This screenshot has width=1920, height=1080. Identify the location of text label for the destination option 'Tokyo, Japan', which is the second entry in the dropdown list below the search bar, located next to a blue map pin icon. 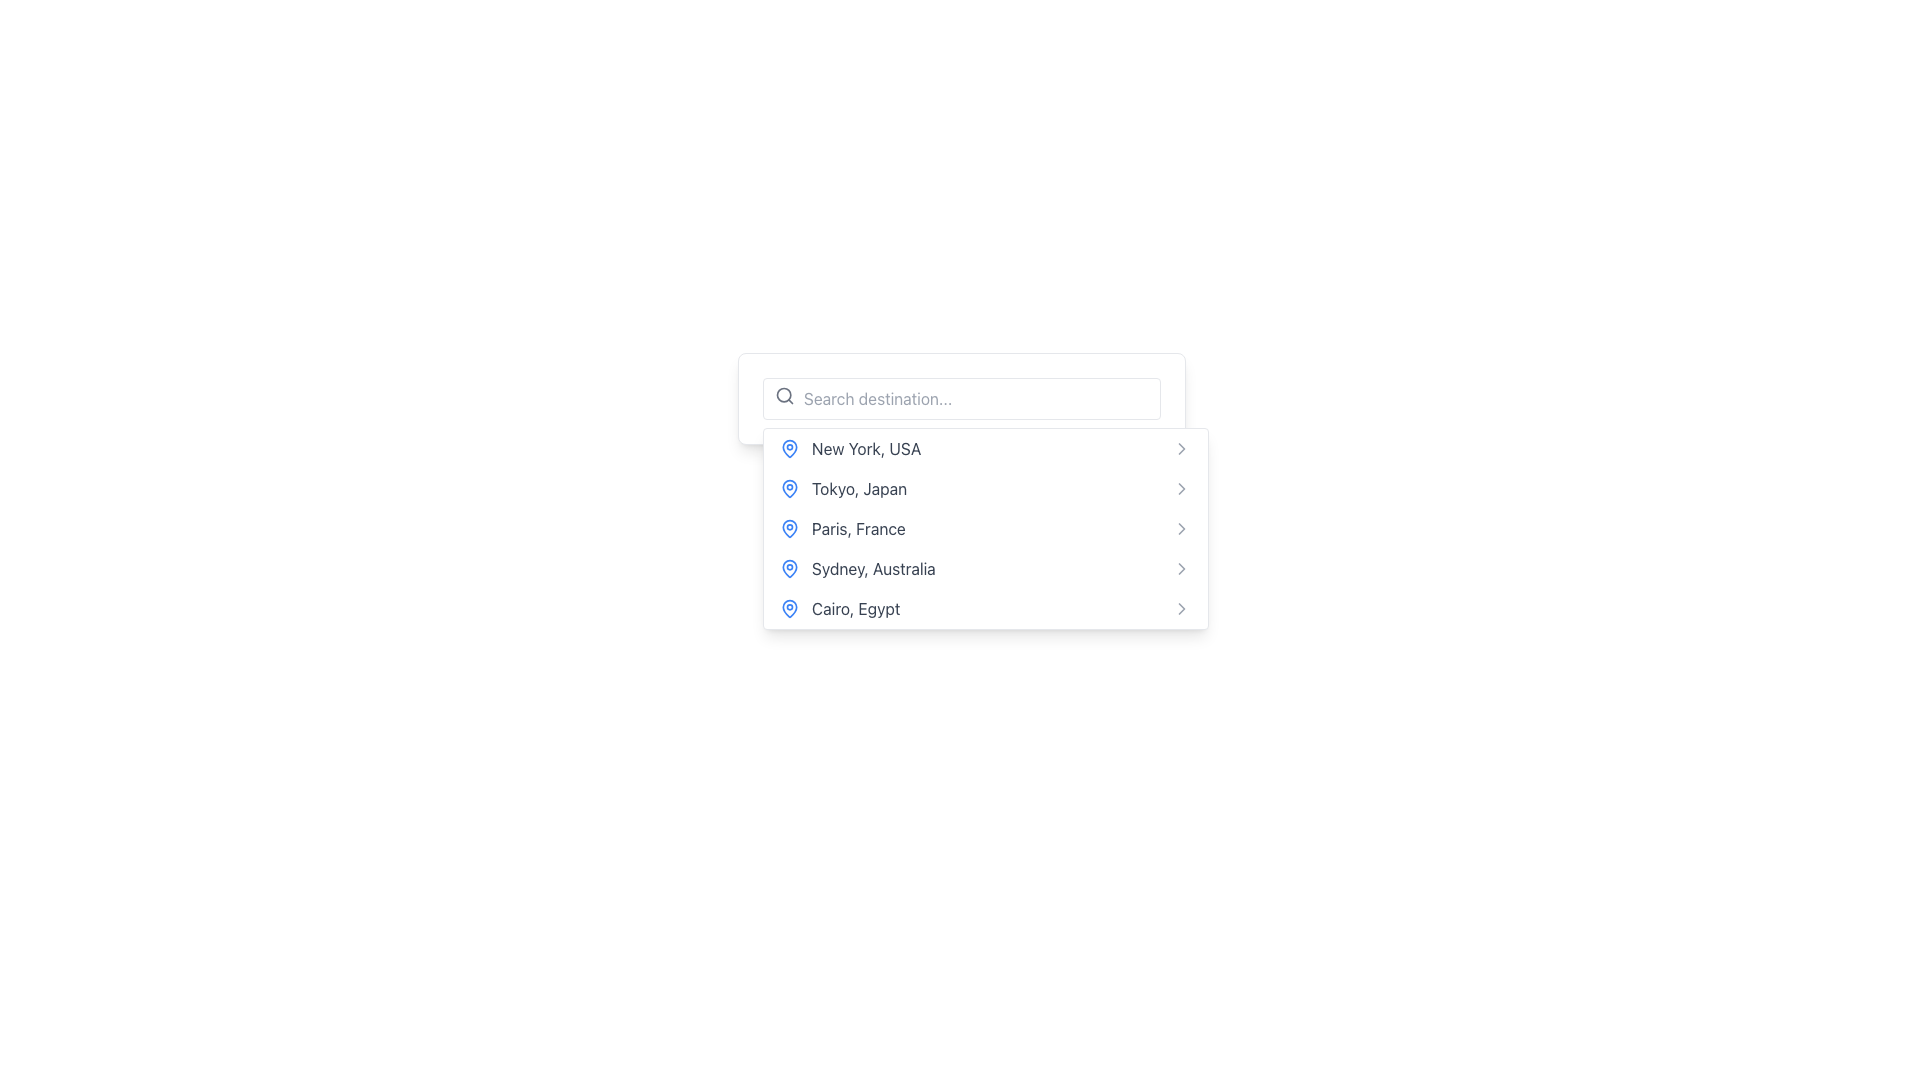
(859, 489).